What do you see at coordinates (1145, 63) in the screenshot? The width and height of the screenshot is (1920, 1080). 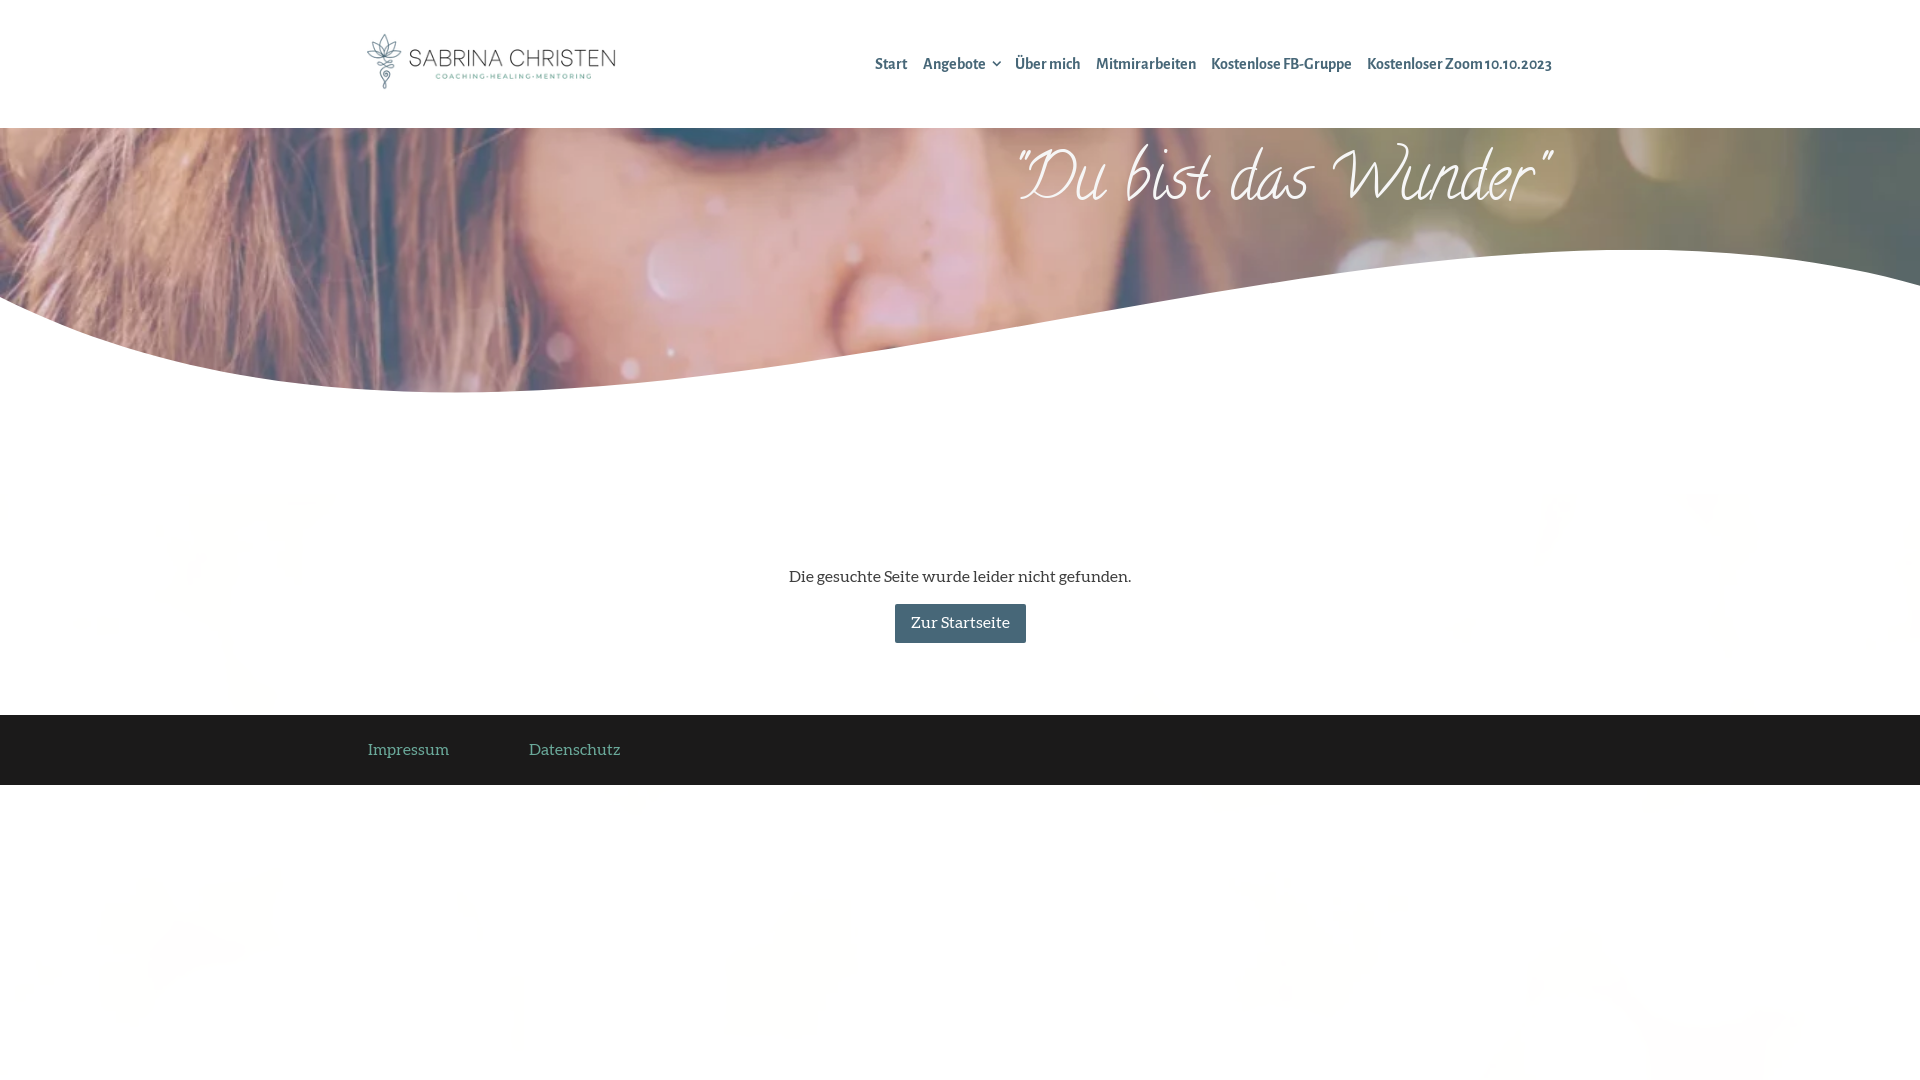 I see `'Mitmirarbeiten'` at bounding box center [1145, 63].